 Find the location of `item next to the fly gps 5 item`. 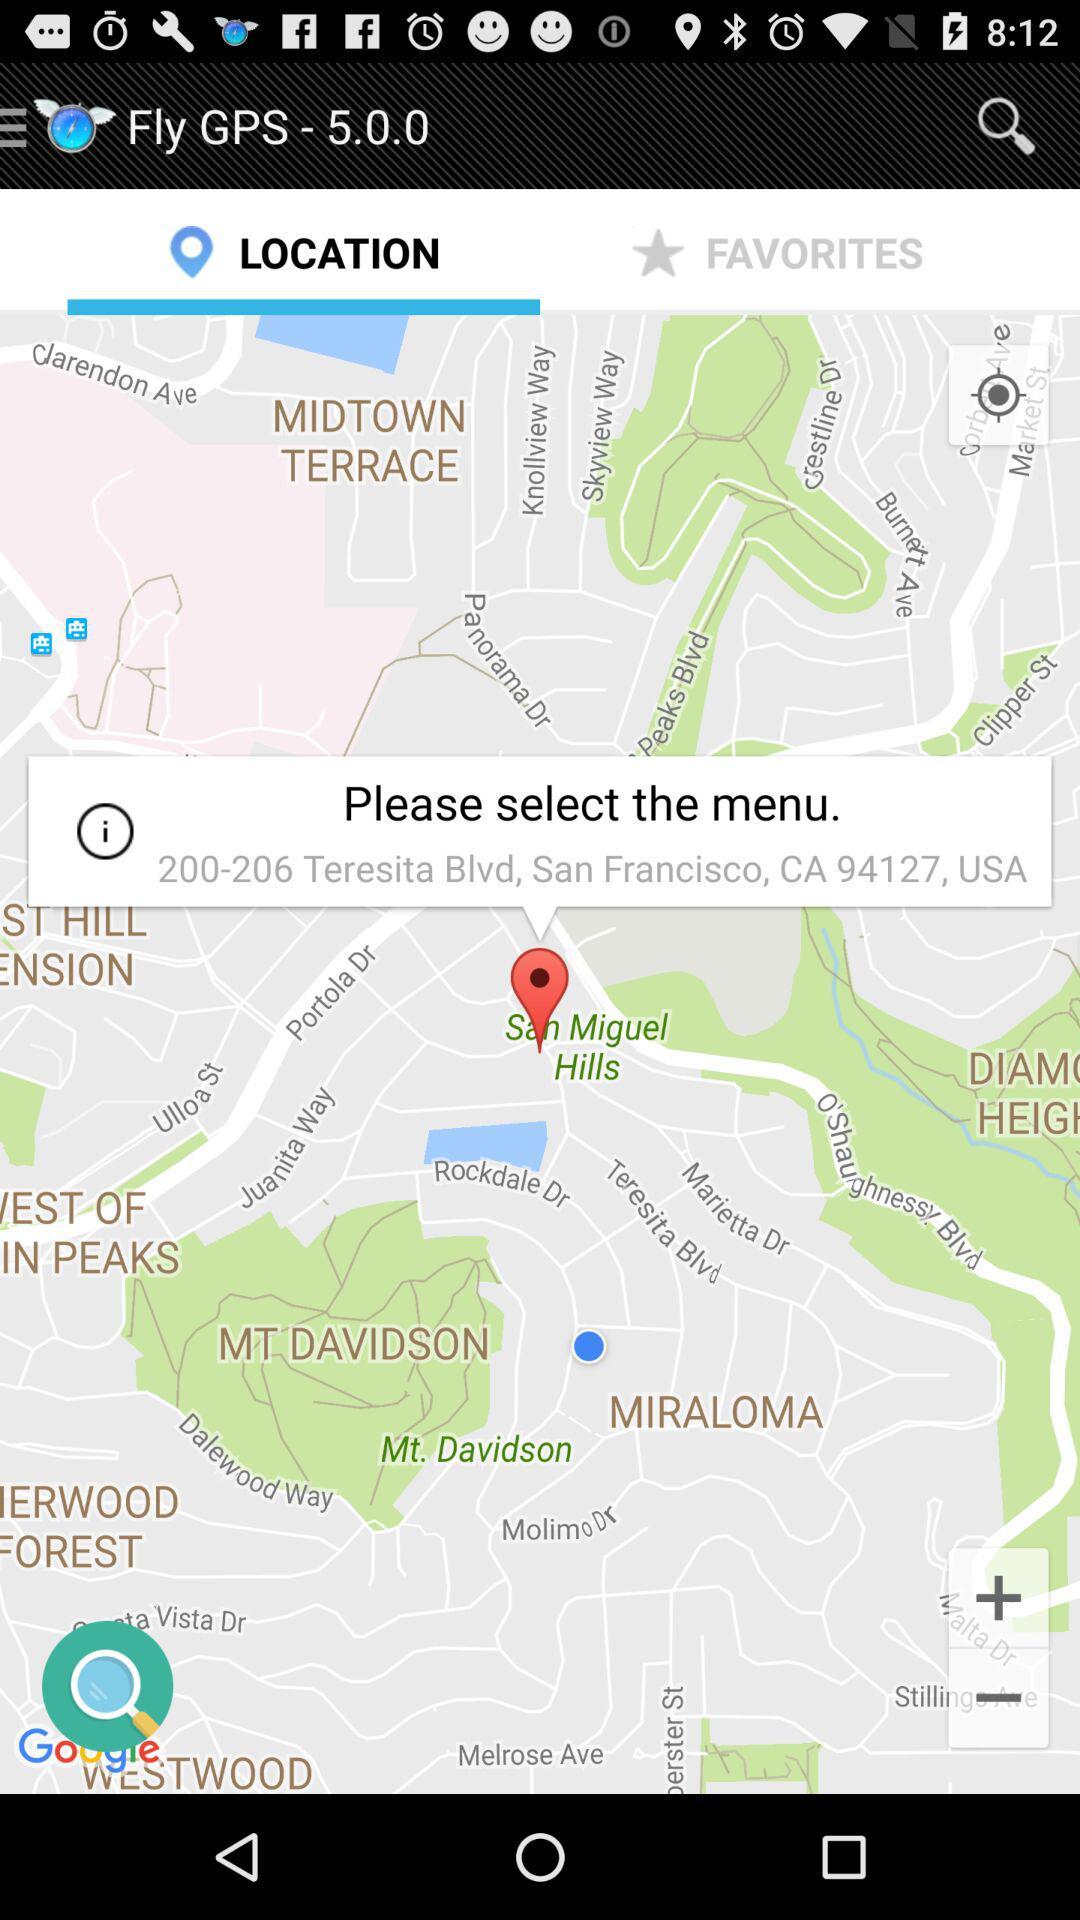

item next to the fly gps 5 item is located at coordinates (1006, 124).